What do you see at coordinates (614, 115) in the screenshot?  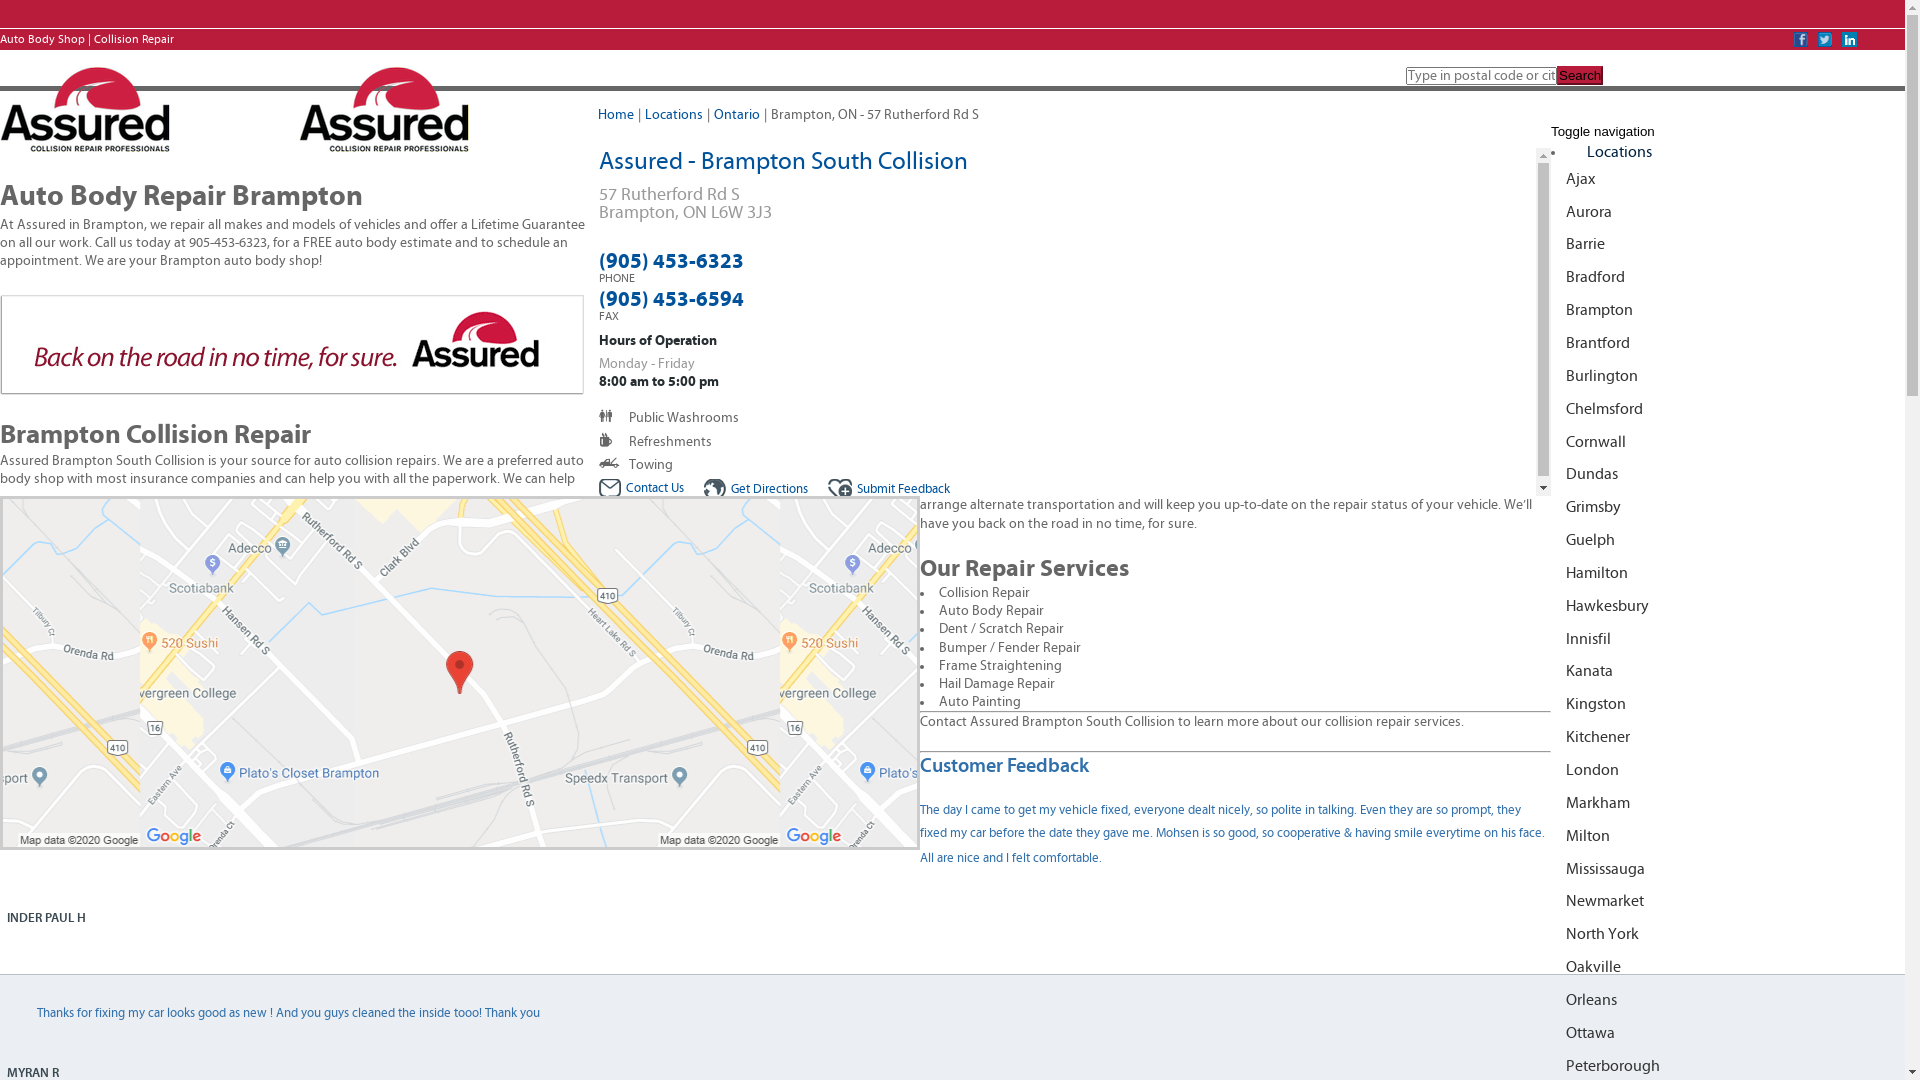 I see `'Home'` at bounding box center [614, 115].